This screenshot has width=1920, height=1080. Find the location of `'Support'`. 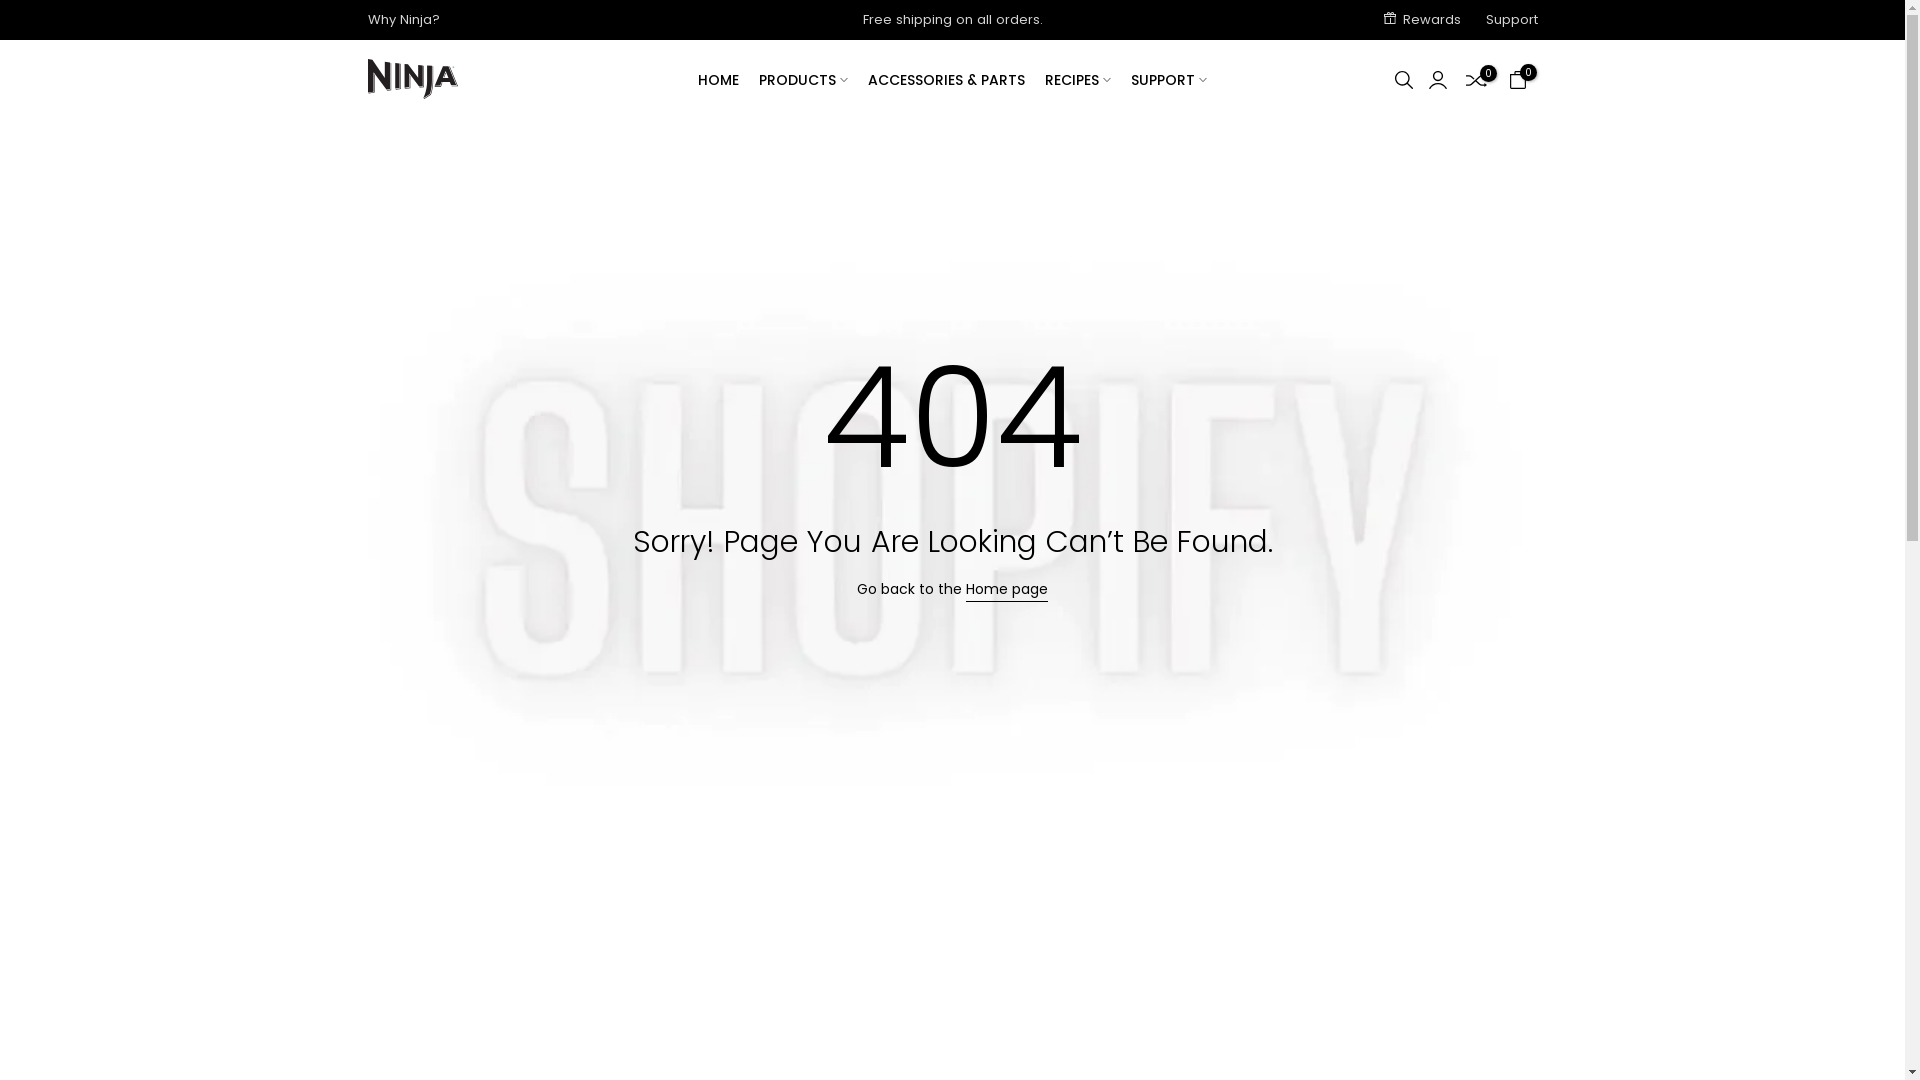

'Support' is located at coordinates (1512, 19).